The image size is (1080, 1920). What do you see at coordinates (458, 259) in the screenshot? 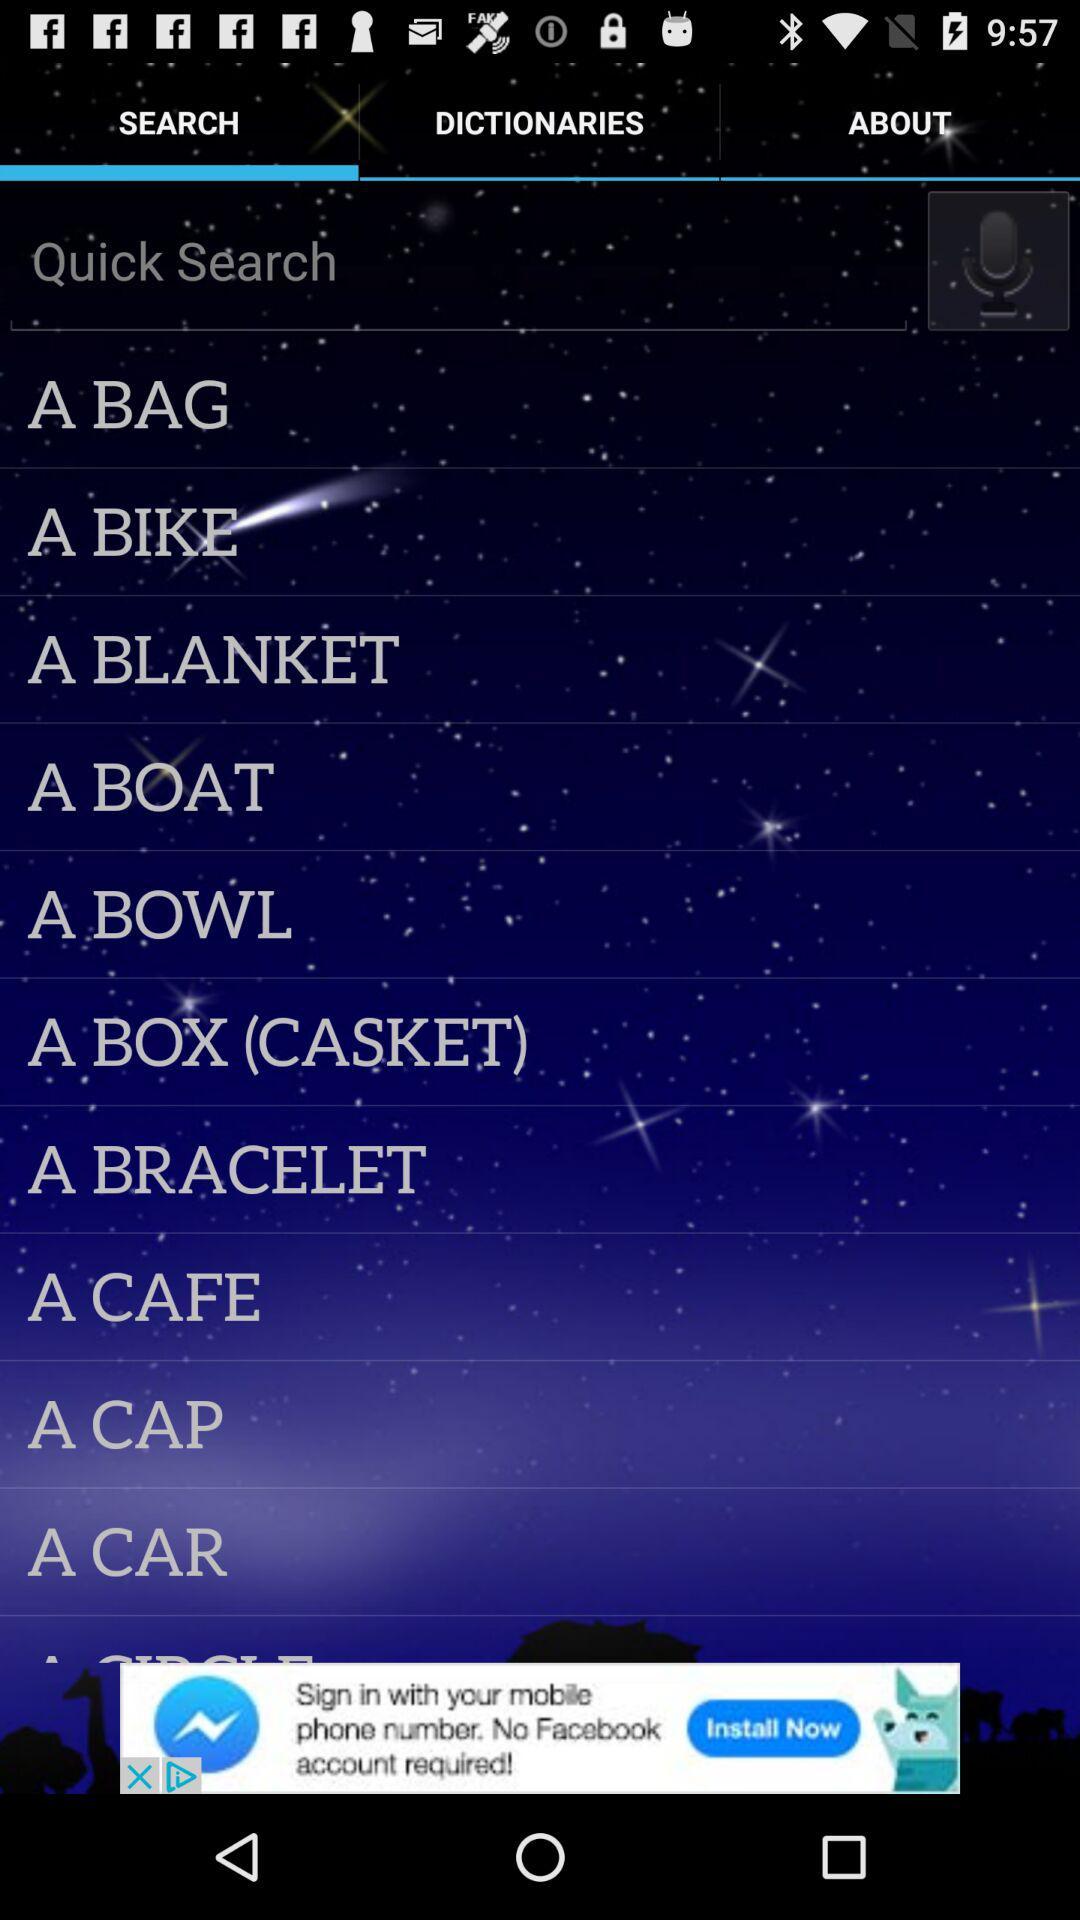
I see `search textbox` at bounding box center [458, 259].